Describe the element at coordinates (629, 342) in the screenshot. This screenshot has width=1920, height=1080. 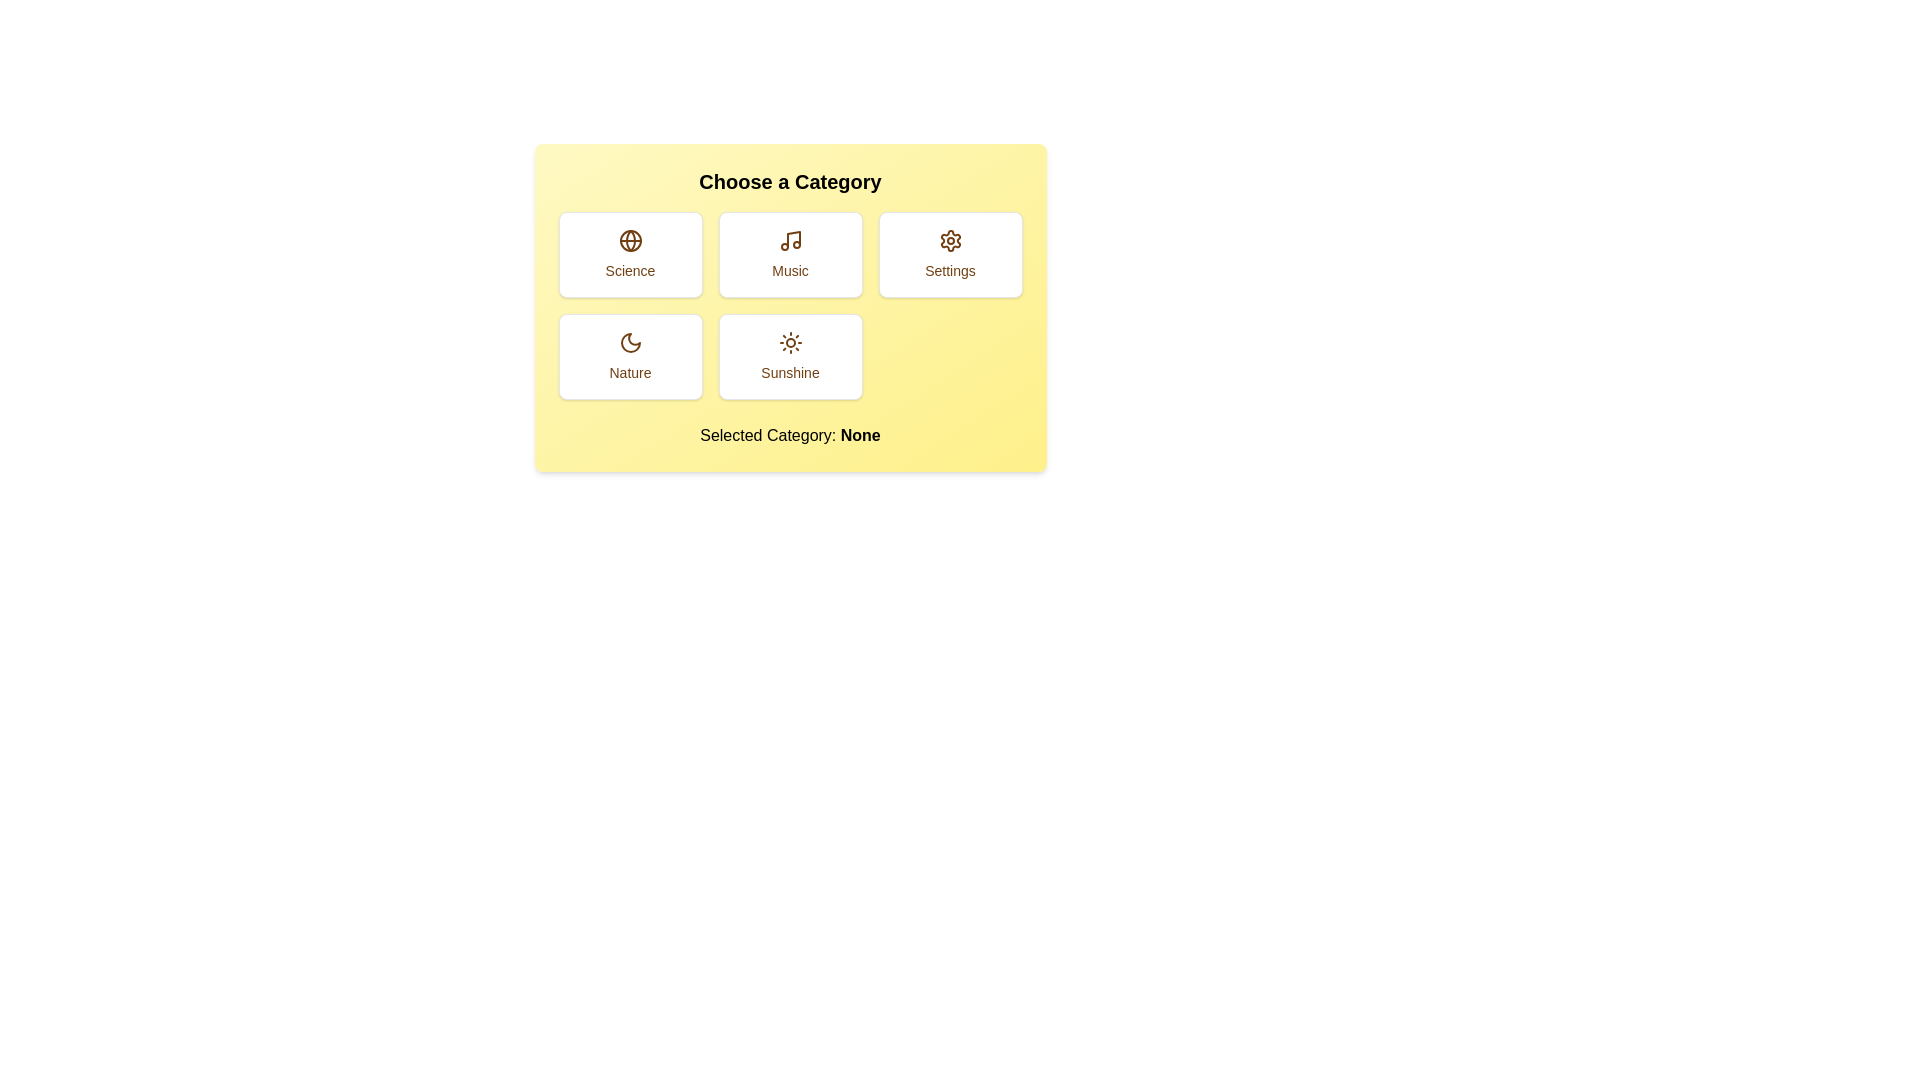
I see `the brown crescent moon-shaped icon located within the 'Nature' button in the bottom-left of the 'Choose a Category' grid` at that location.